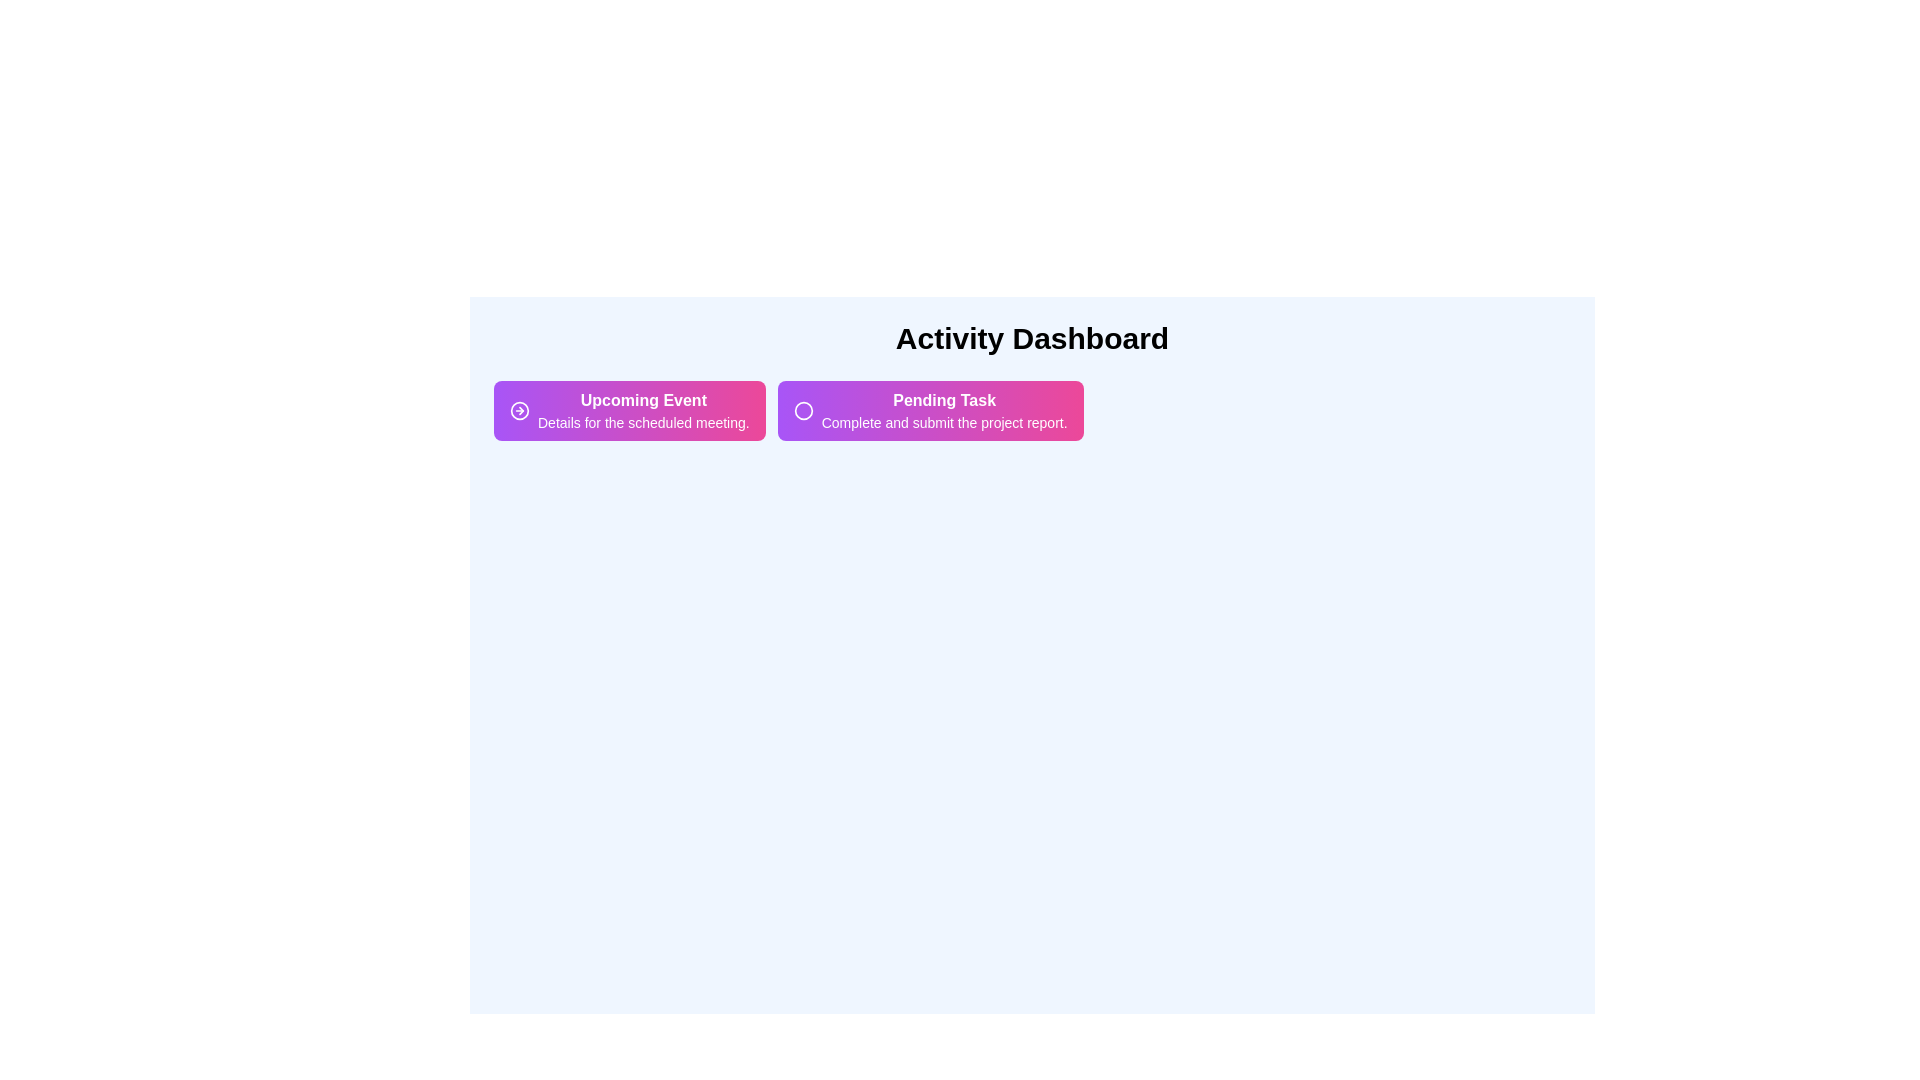 This screenshot has width=1920, height=1080. Describe the element at coordinates (519, 410) in the screenshot. I see `the icon of Upcoming Event chip` at that location.